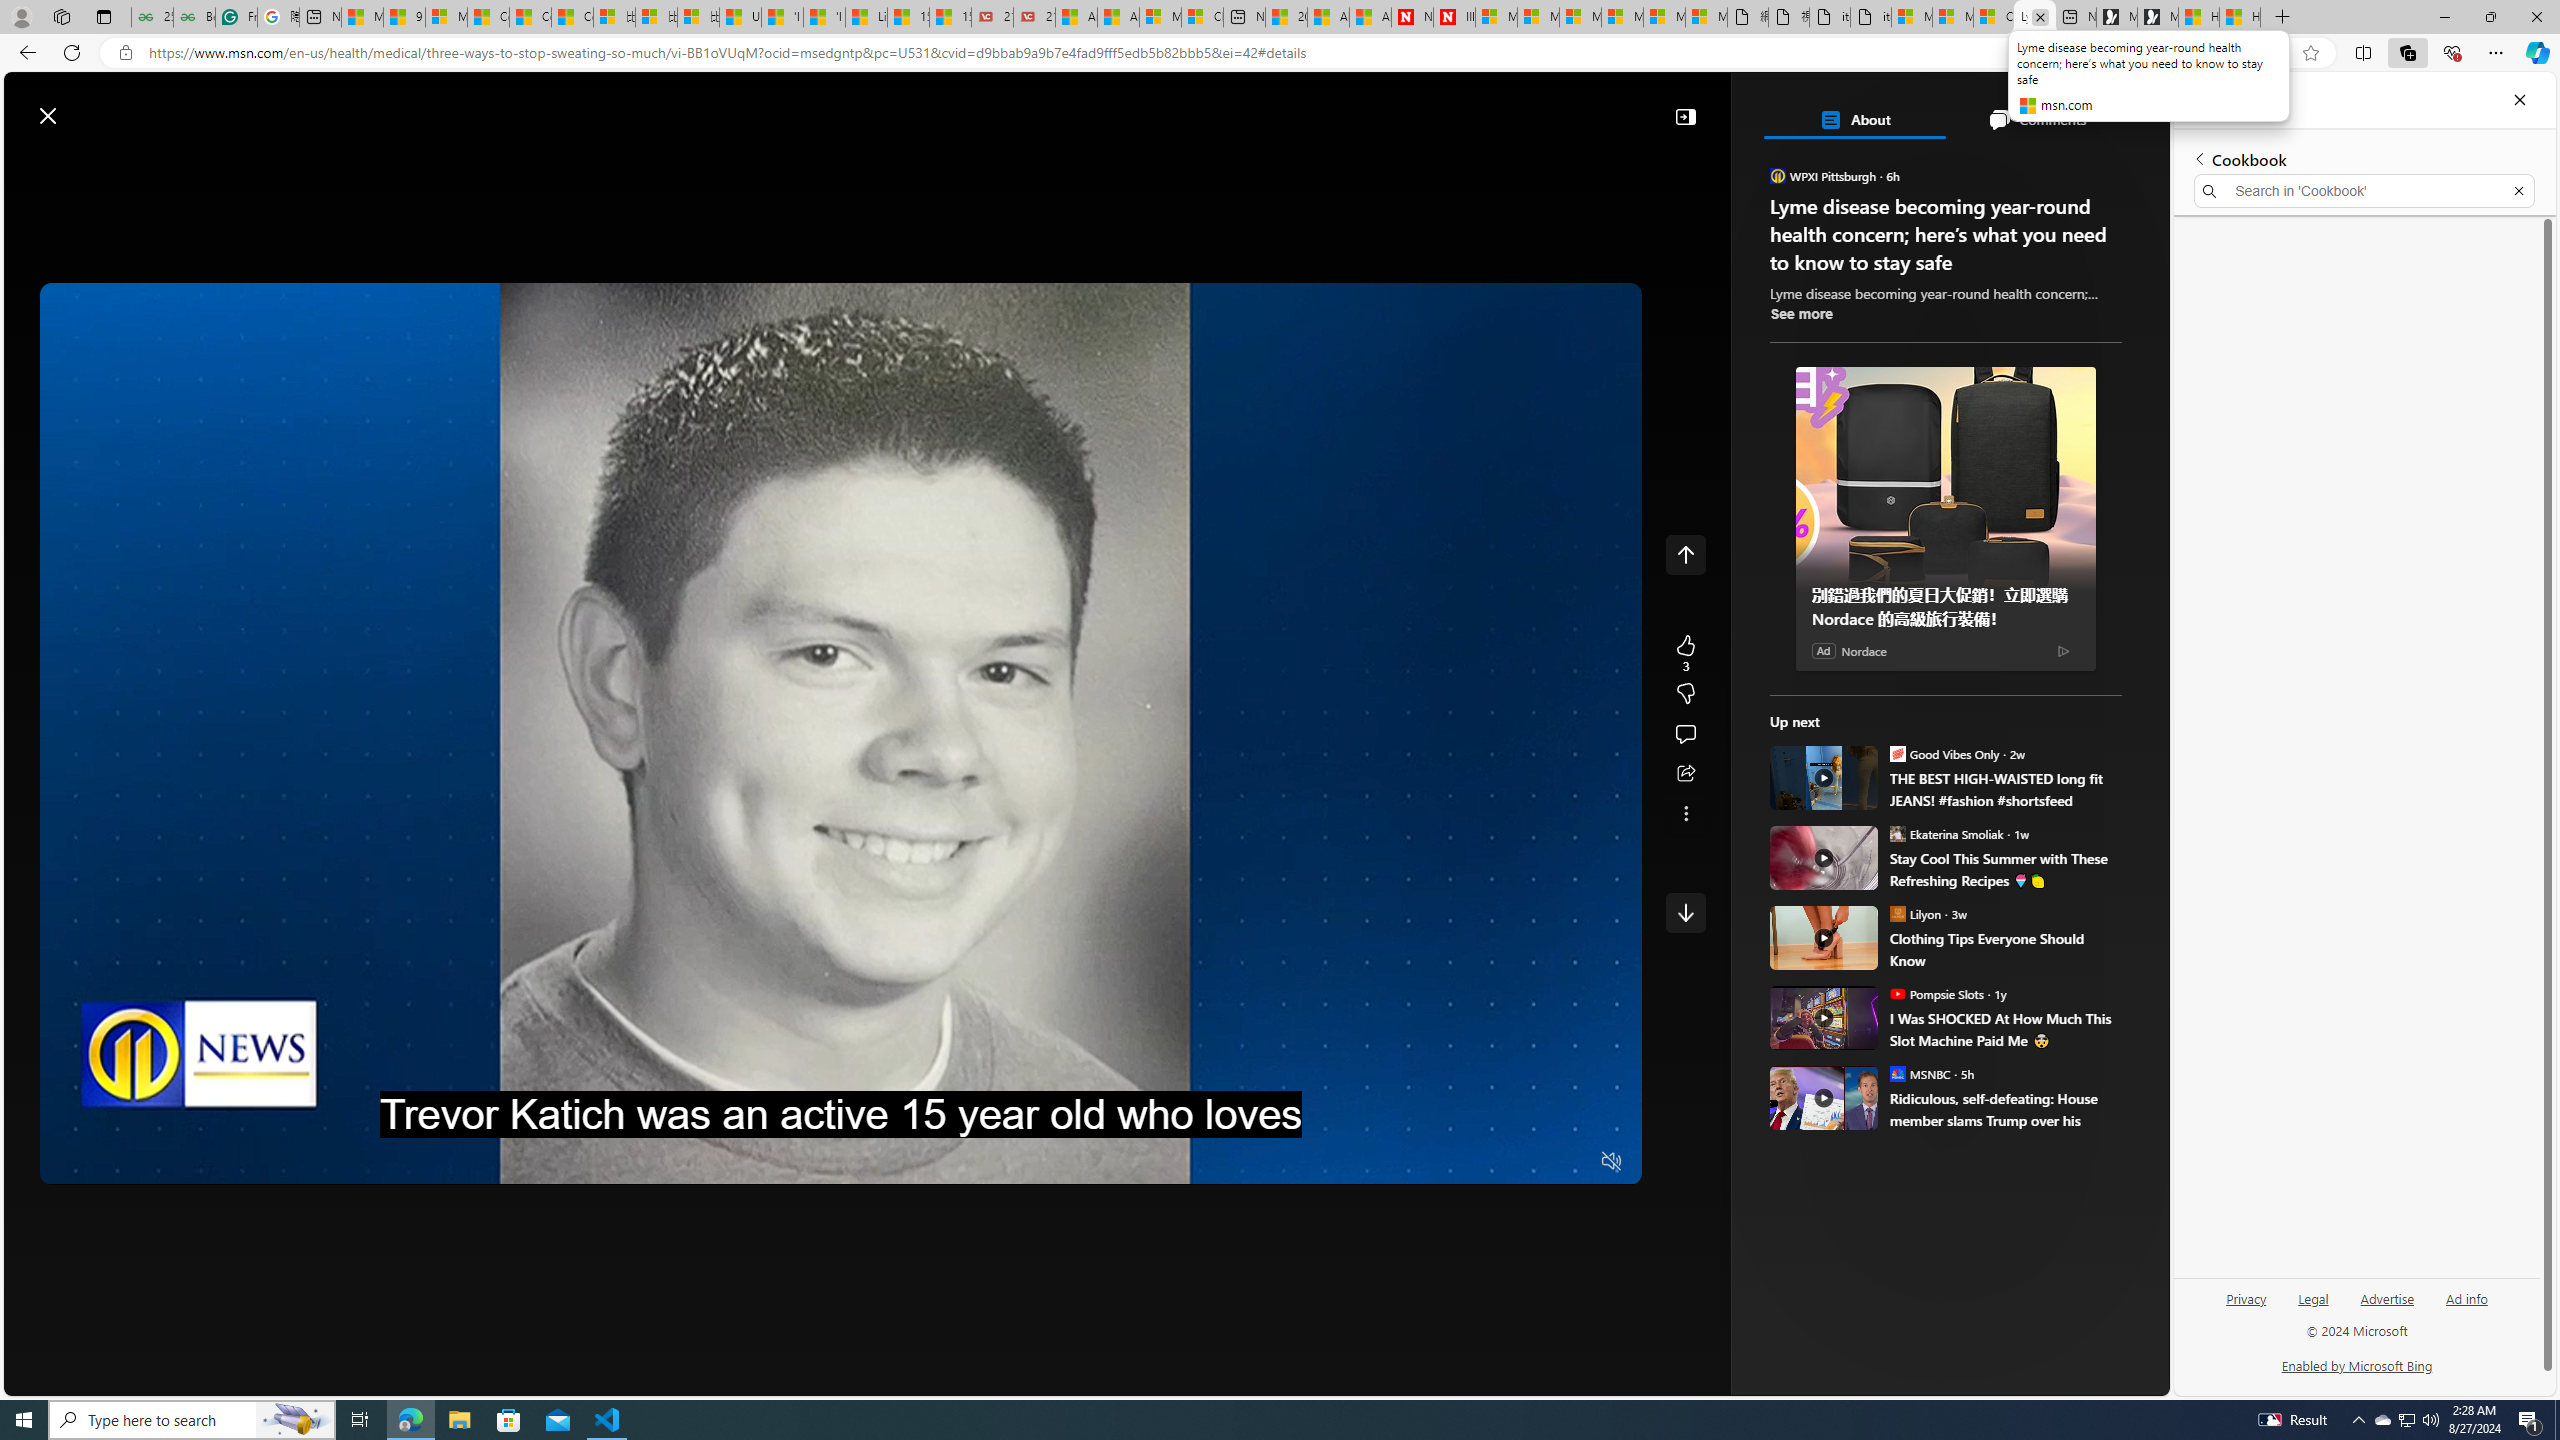 This screenshot has height=1440, width=2560. I want to click on 'AutomationID: e5rZOEMGacU1', so click(1684, 911).